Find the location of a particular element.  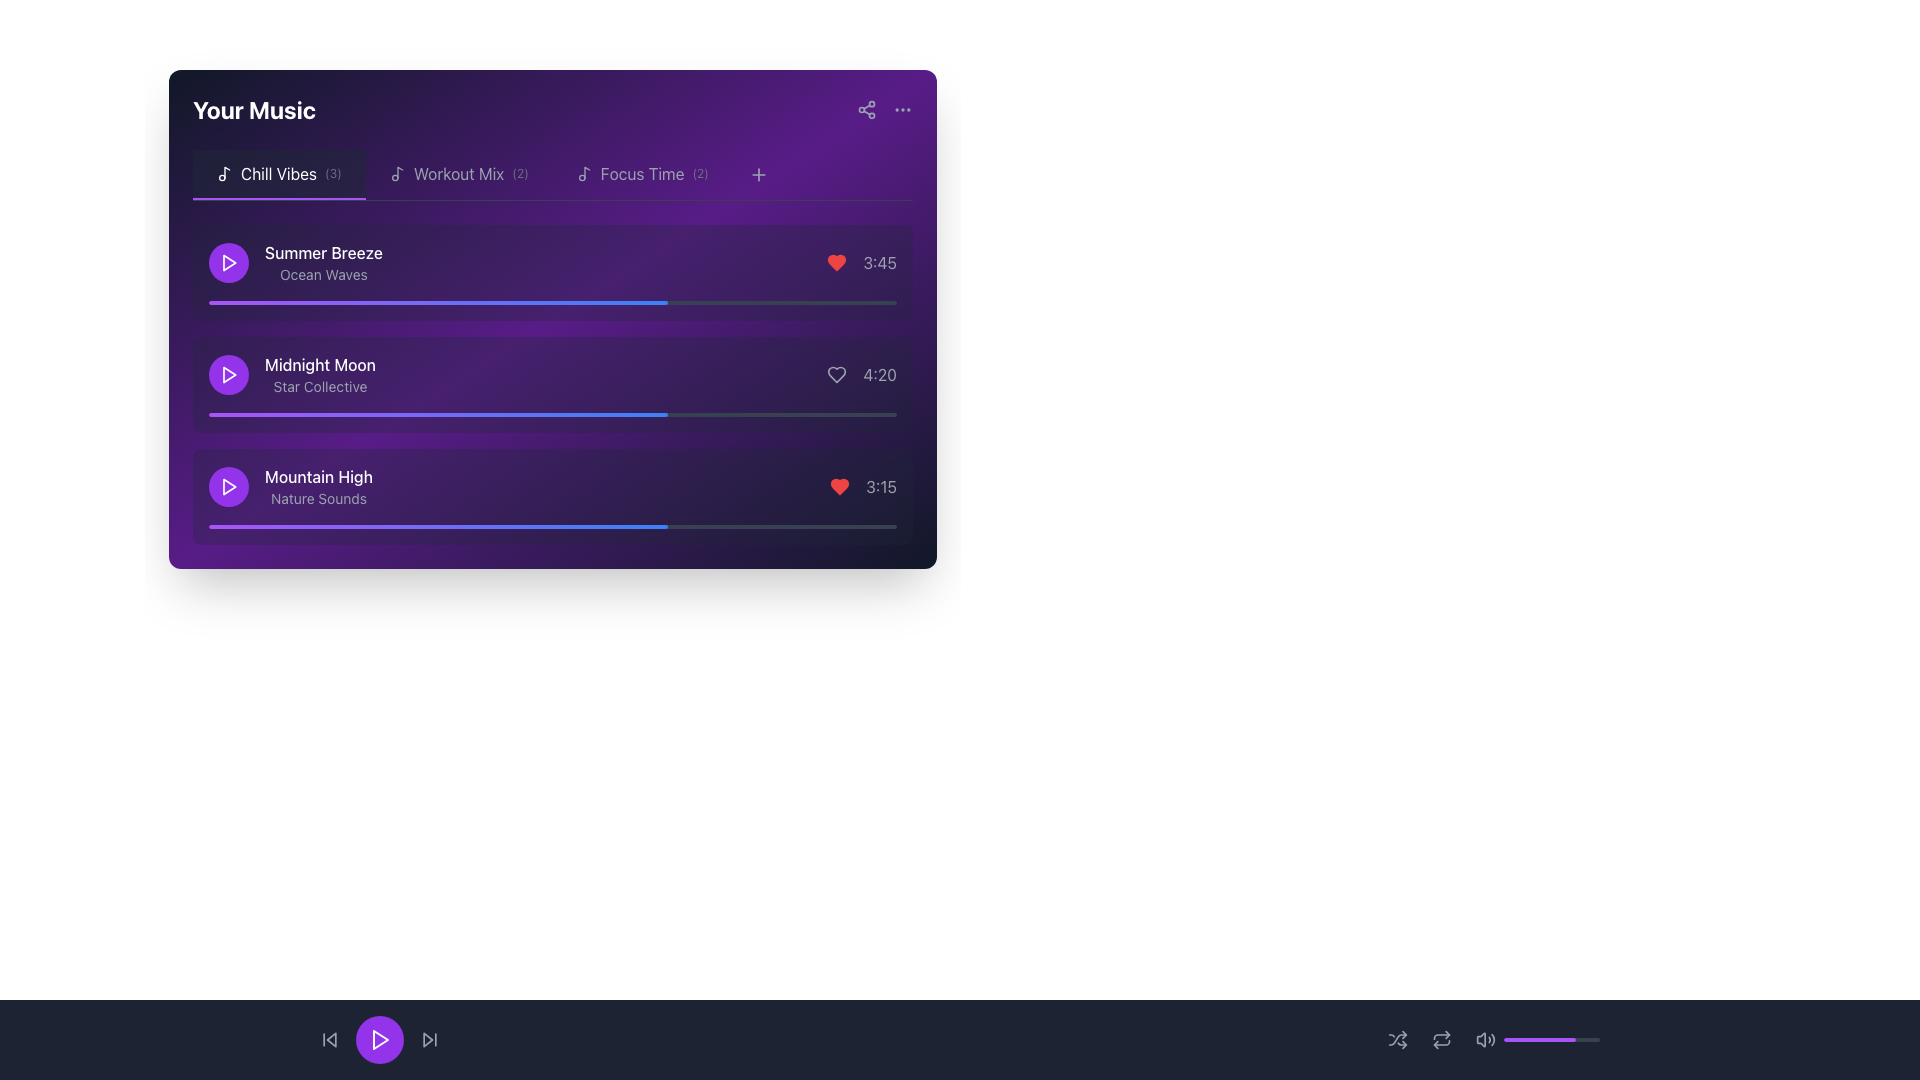

the heart-shaped icon button with a gray outline to favorite the item, which is positioned to the left of the text '4:20' is located at coordinates (837, 374).